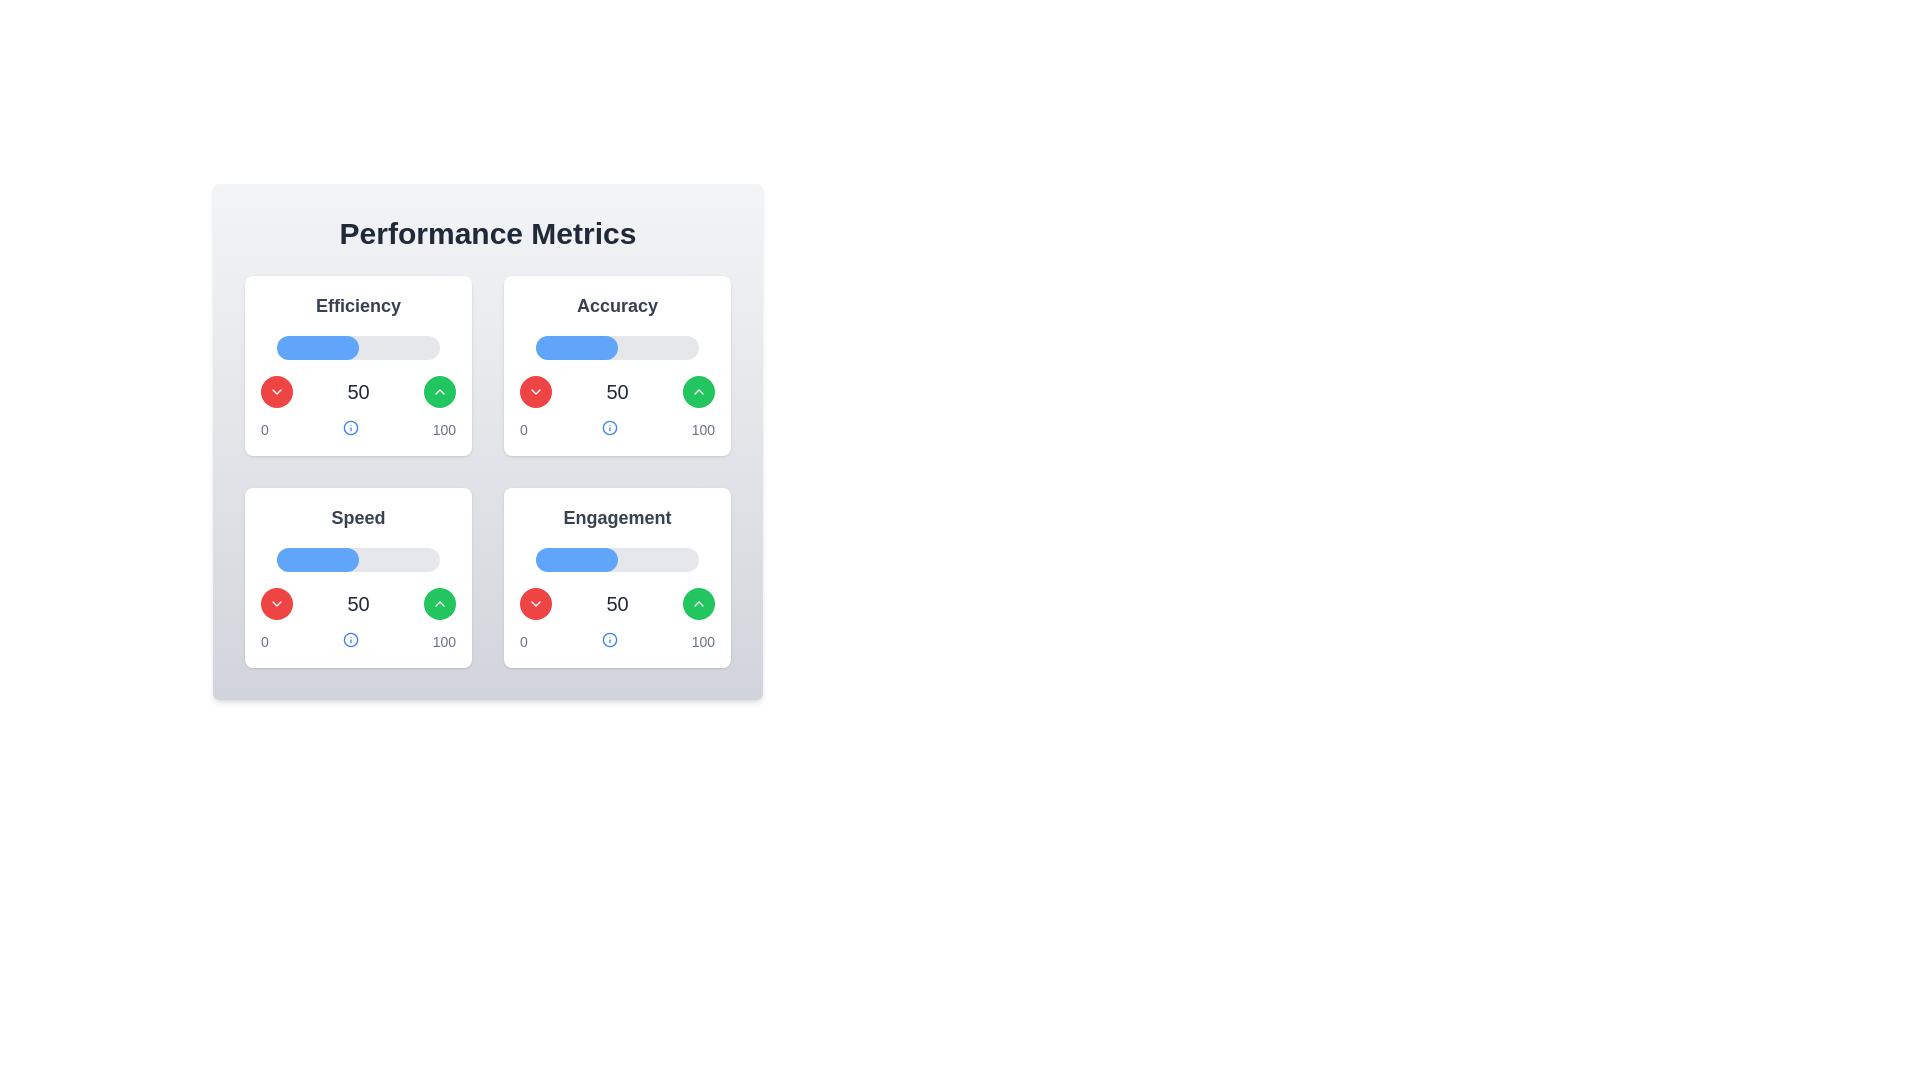 The height and width of the screenshot is (1080, 1920). I want to click on the numeric digit '0' text label displayed in gray color, located in the bottom left corner of the 'Speed' metric card, so click(263, 641).